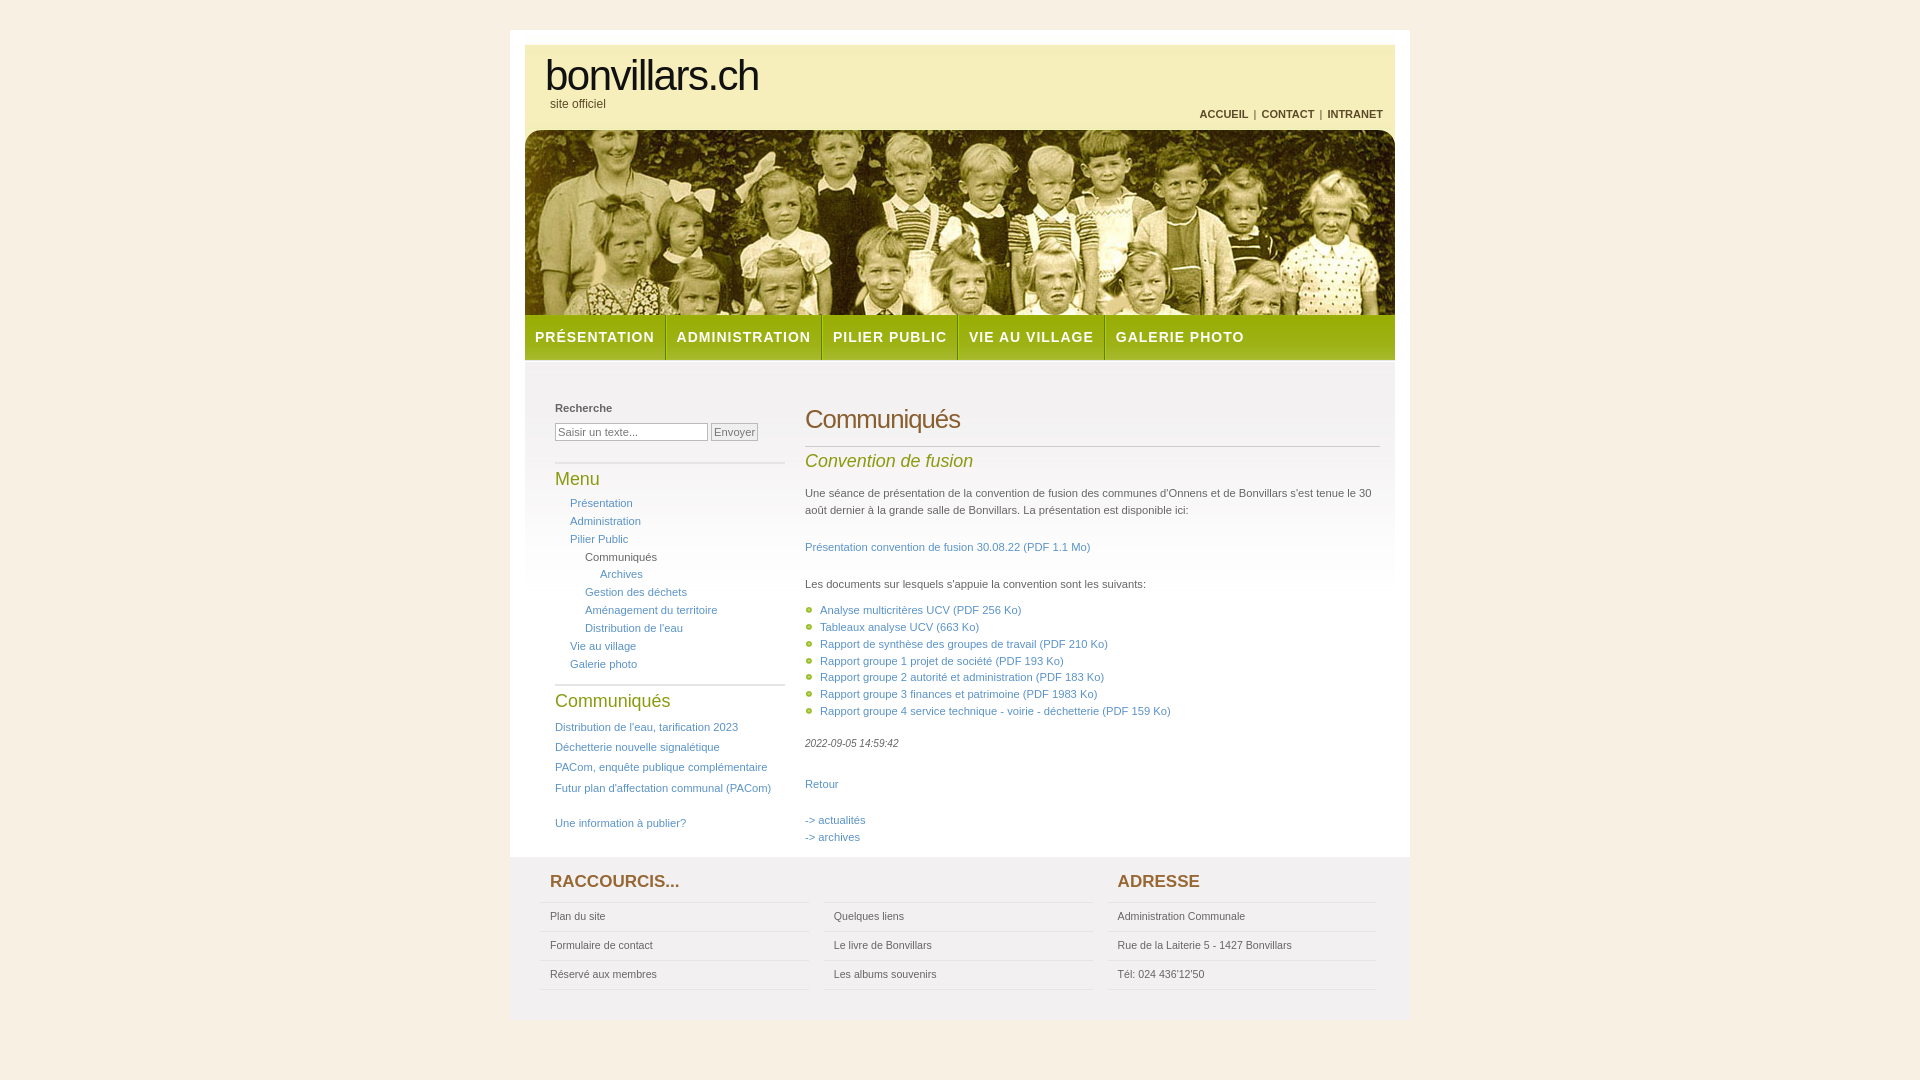 The height and width of the screenshot is (1080, 1920). Describe the element at coordinates (1241, 917) in the screenshot. I see `'Administration Communale'` at that location.